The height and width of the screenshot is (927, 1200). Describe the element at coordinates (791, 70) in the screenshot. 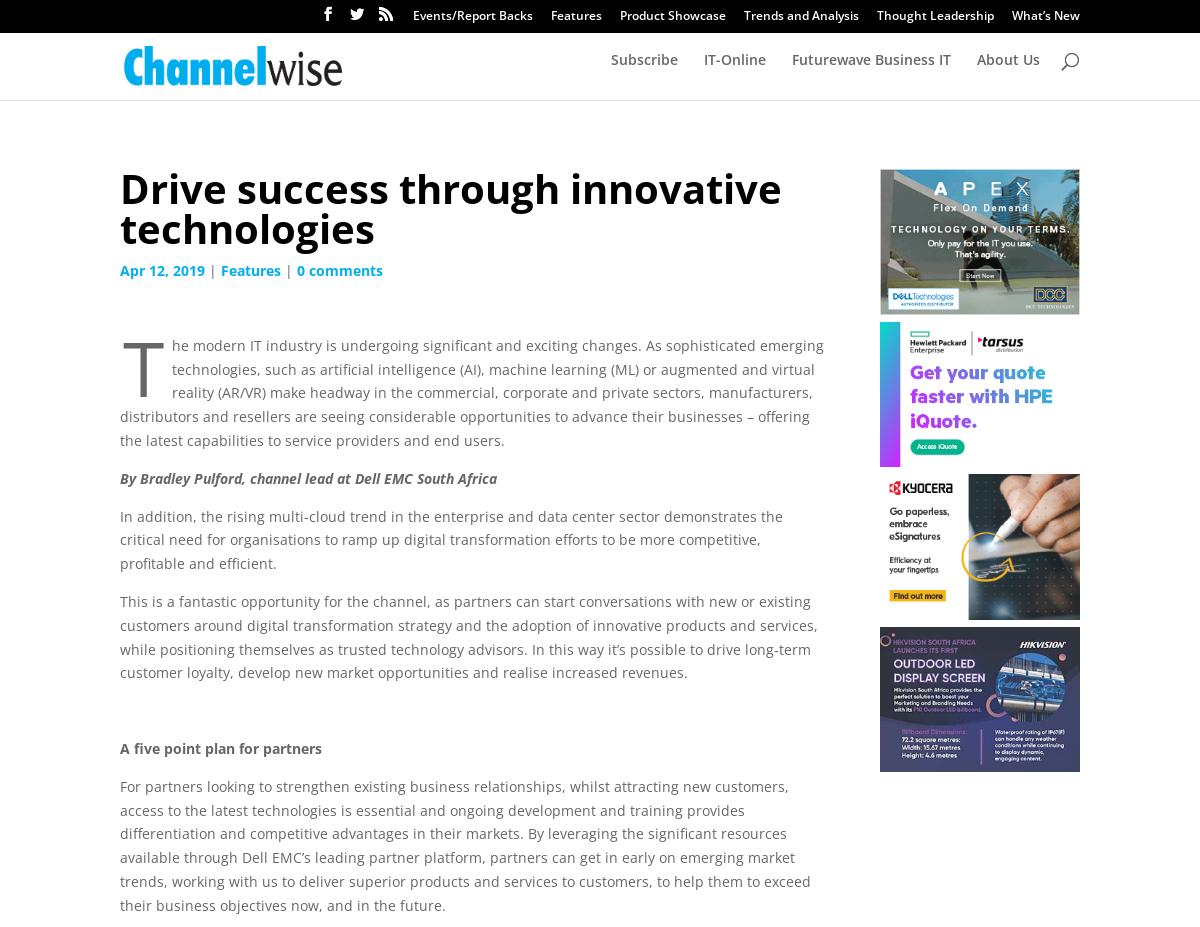

I see `'Futurewave Business IT'` at that location.